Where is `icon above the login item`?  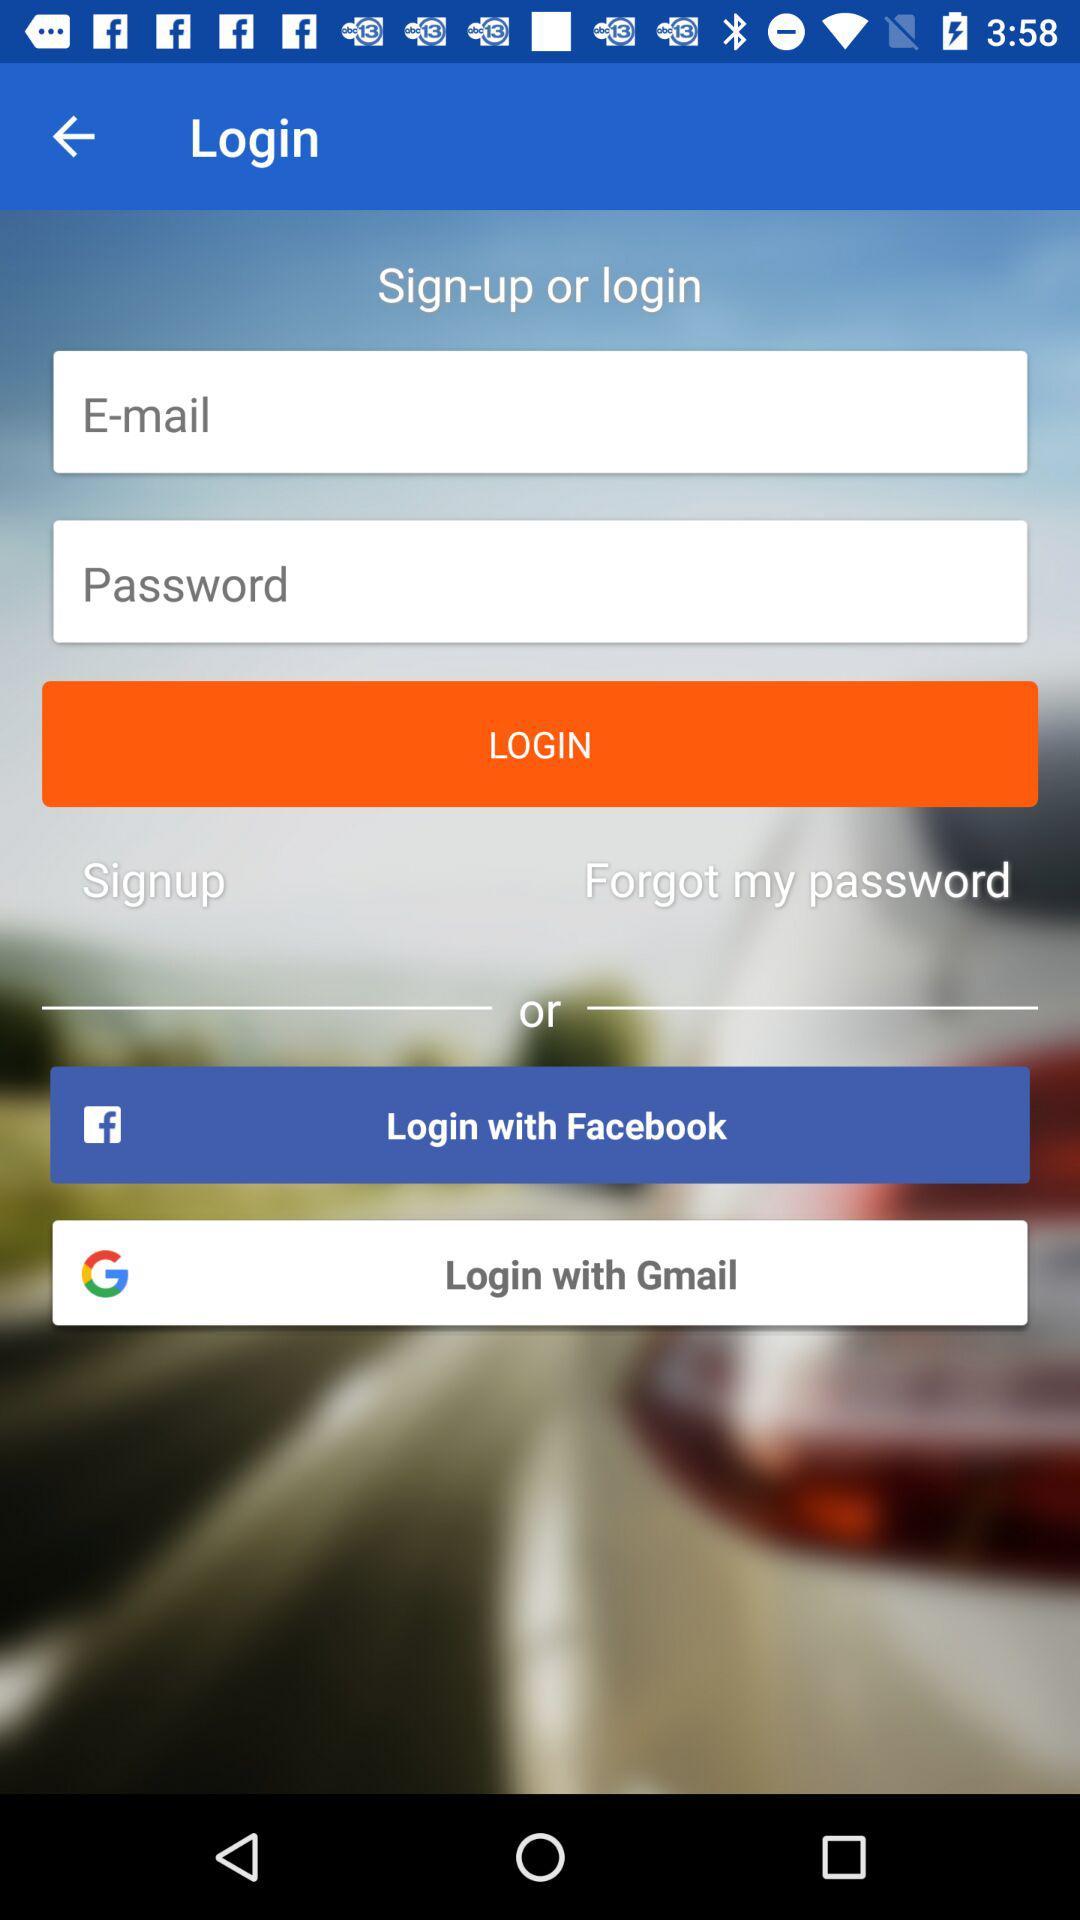
icon above the login item is located at coordinates (540, 582).